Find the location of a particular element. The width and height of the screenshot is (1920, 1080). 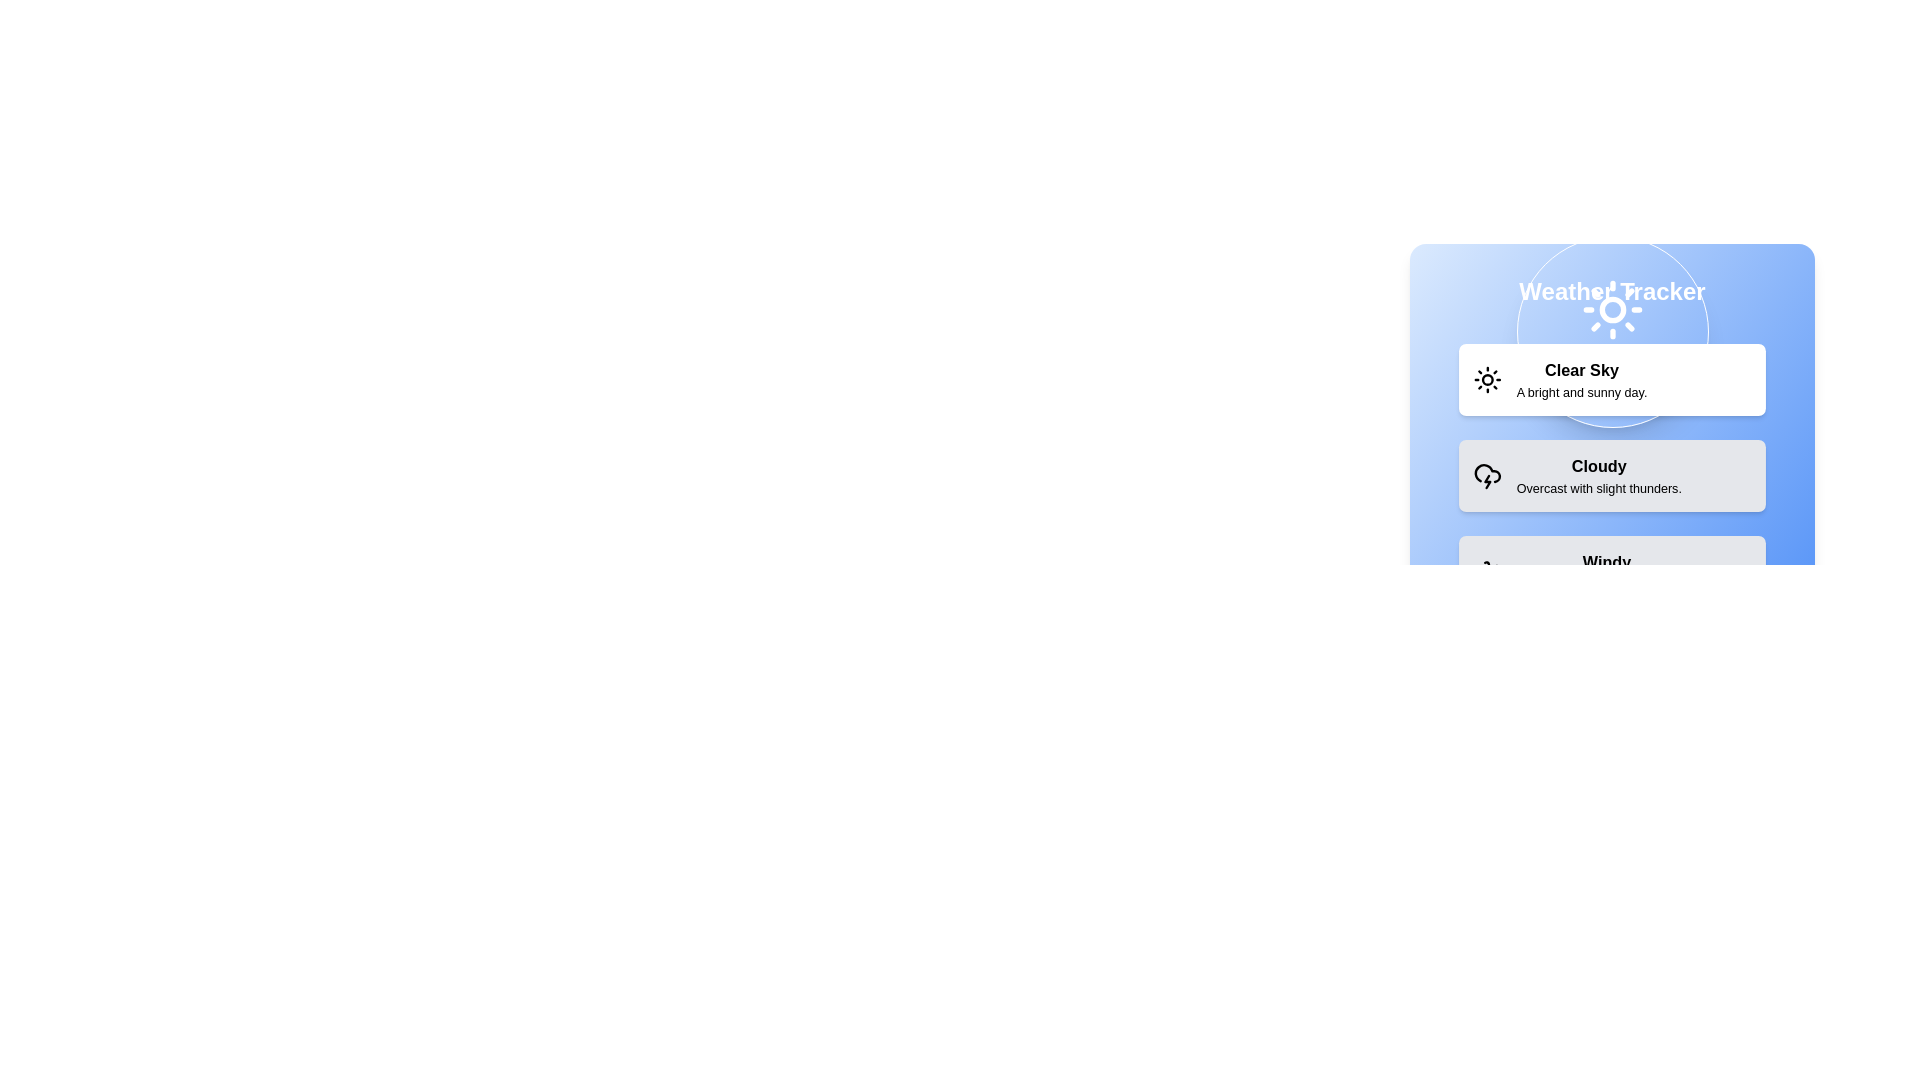

text label that displays the weather status, which says 'Clear Sky' and is styled in bold white font is located at coordinates (1612, 371).